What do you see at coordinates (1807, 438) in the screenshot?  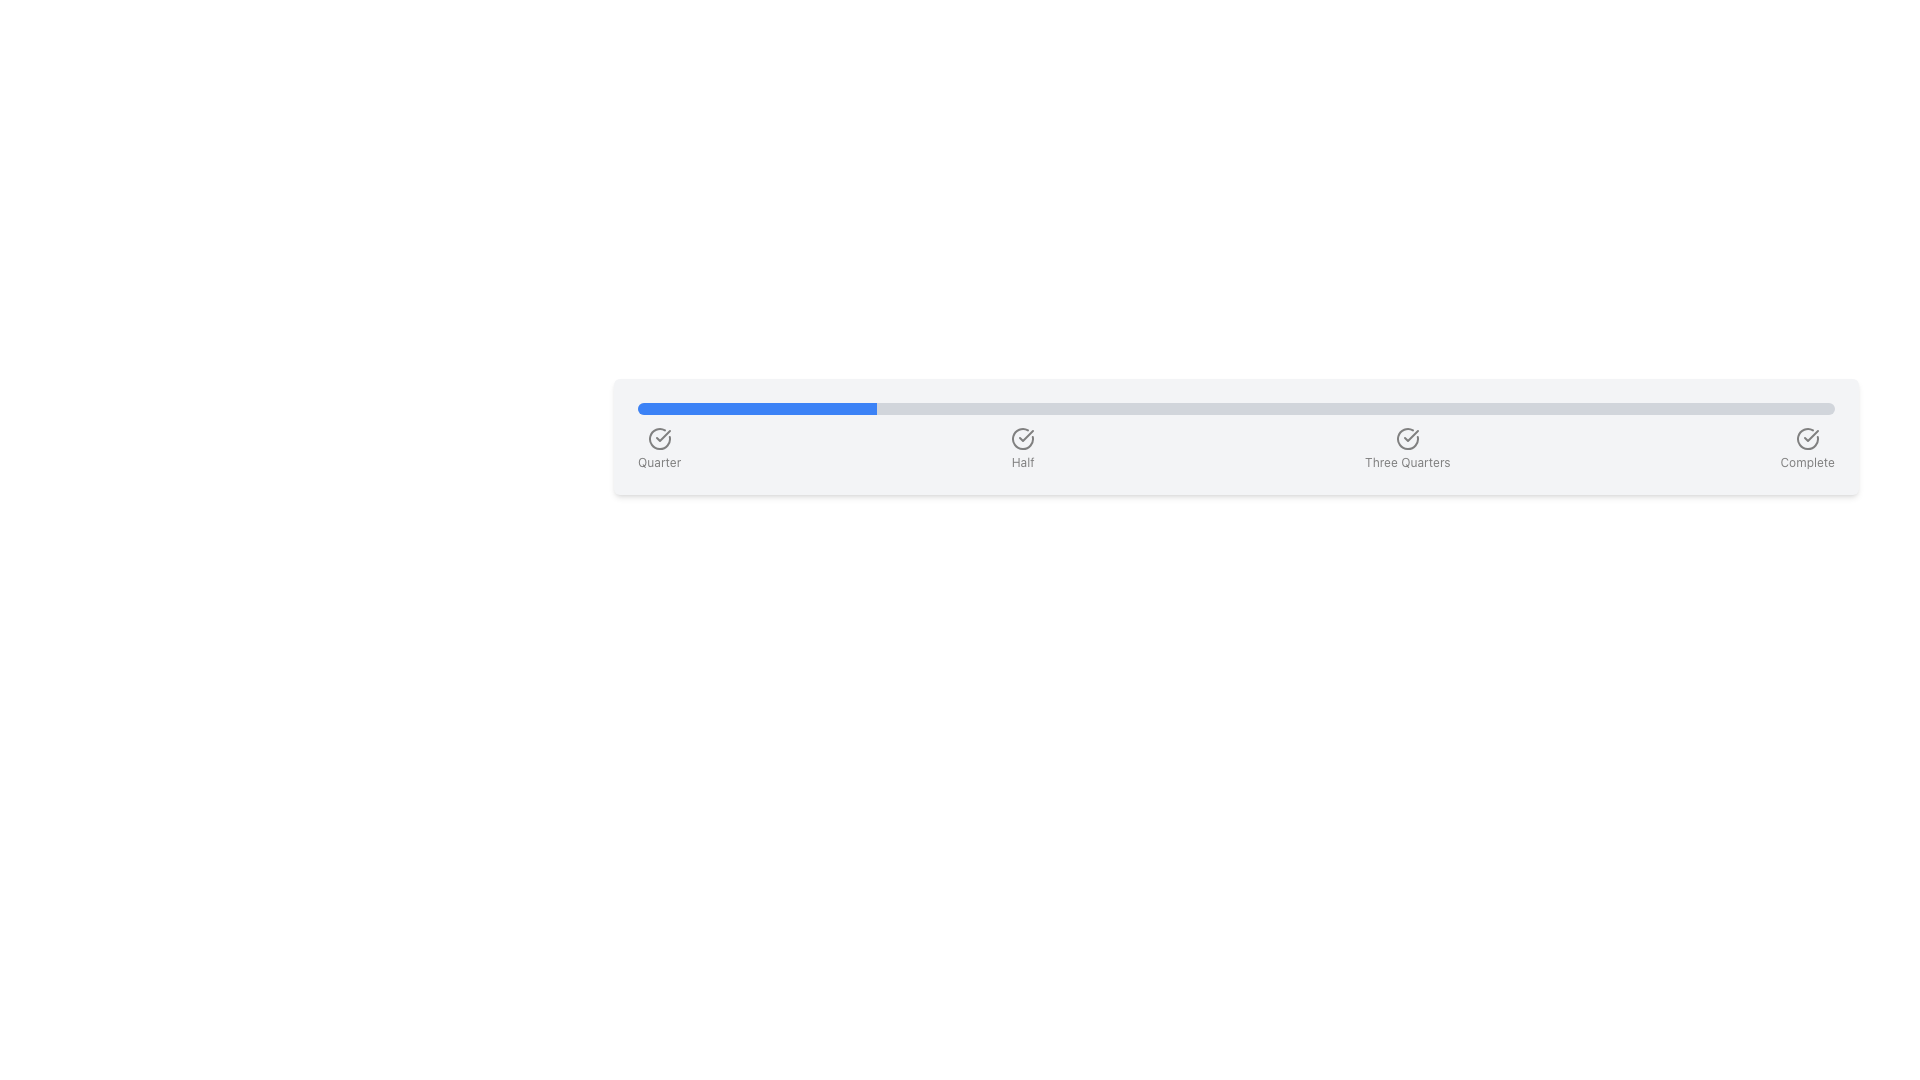 I see `the completion marker icon located at the far-right end of the horizontal progress indicator, which indicates a finalized step or milestone` at bounding box center [1807, 438].